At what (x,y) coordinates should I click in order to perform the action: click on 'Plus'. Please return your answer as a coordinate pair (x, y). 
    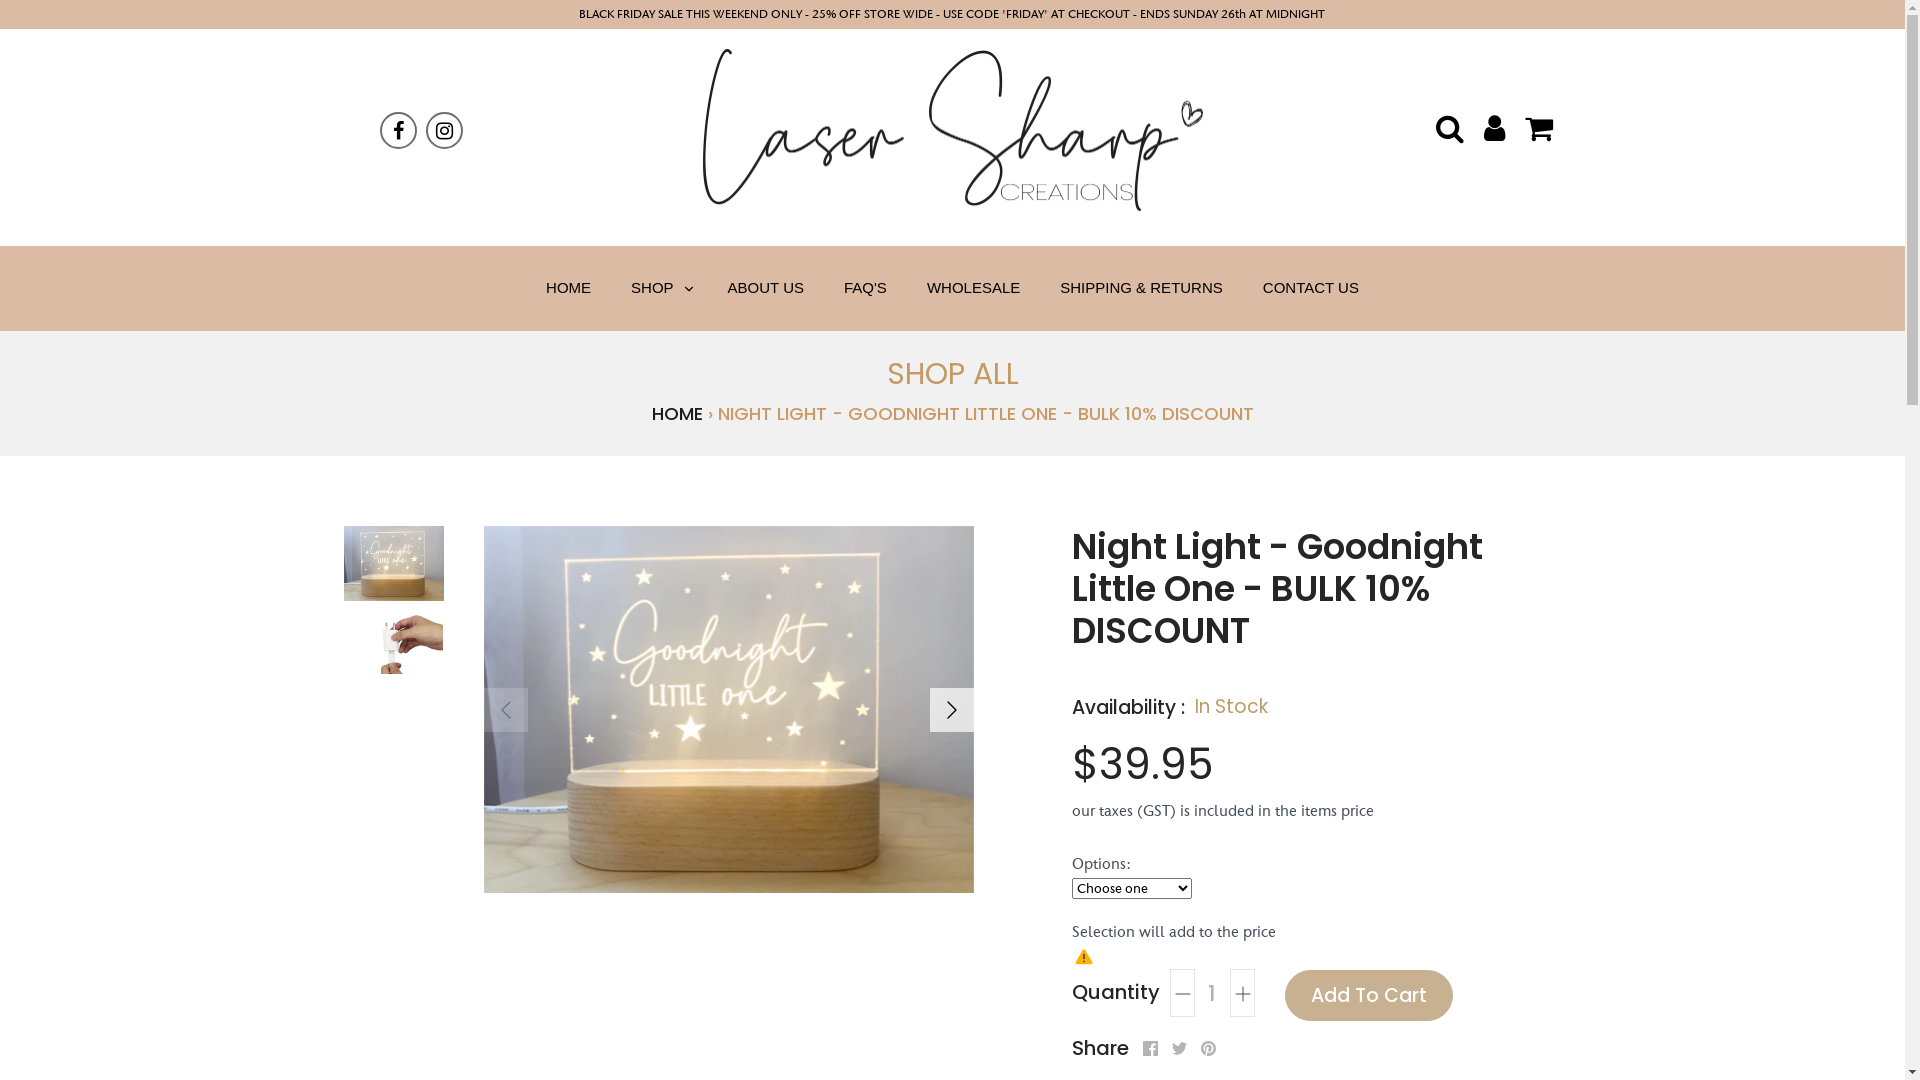
    Looking at the image, I should click on (1241, 992).